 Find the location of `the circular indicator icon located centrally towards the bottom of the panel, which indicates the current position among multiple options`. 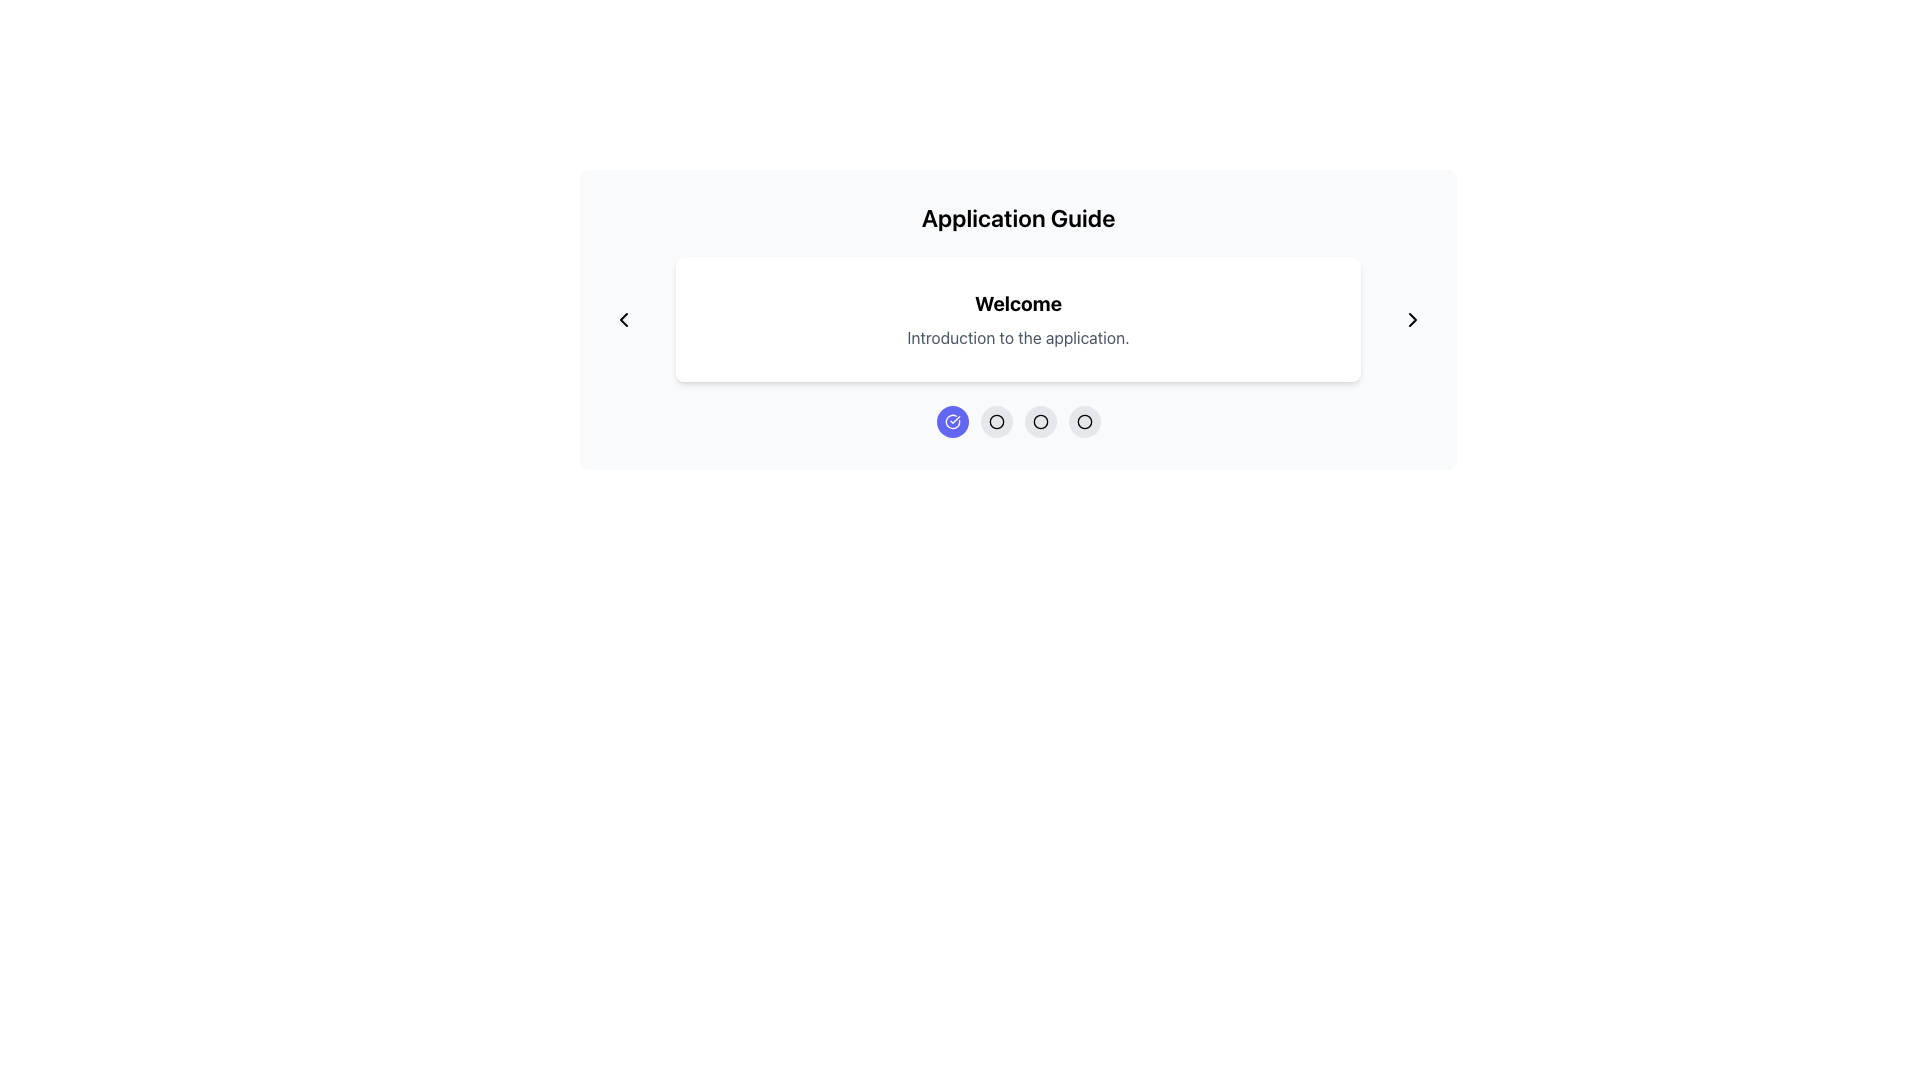

the circular indicator icon located centrally towards the bottom of the panel, which indicates the current position among multiple options is located at coordinates (1083, 420).